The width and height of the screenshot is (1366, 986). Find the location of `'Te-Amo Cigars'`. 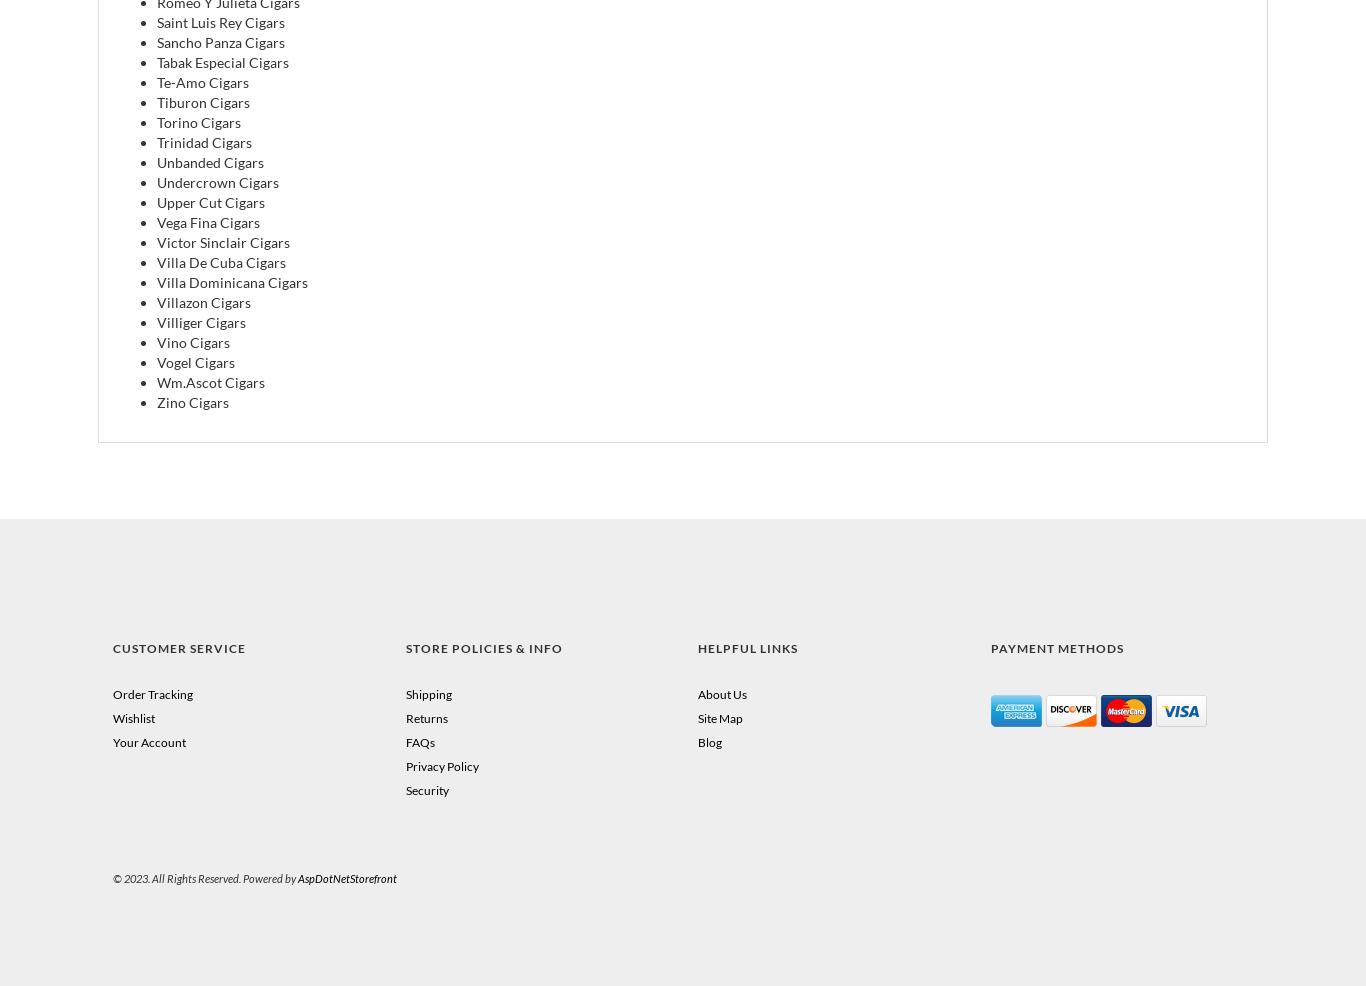

'Te-Amo Cigars' is located at coordinates (201, 80).